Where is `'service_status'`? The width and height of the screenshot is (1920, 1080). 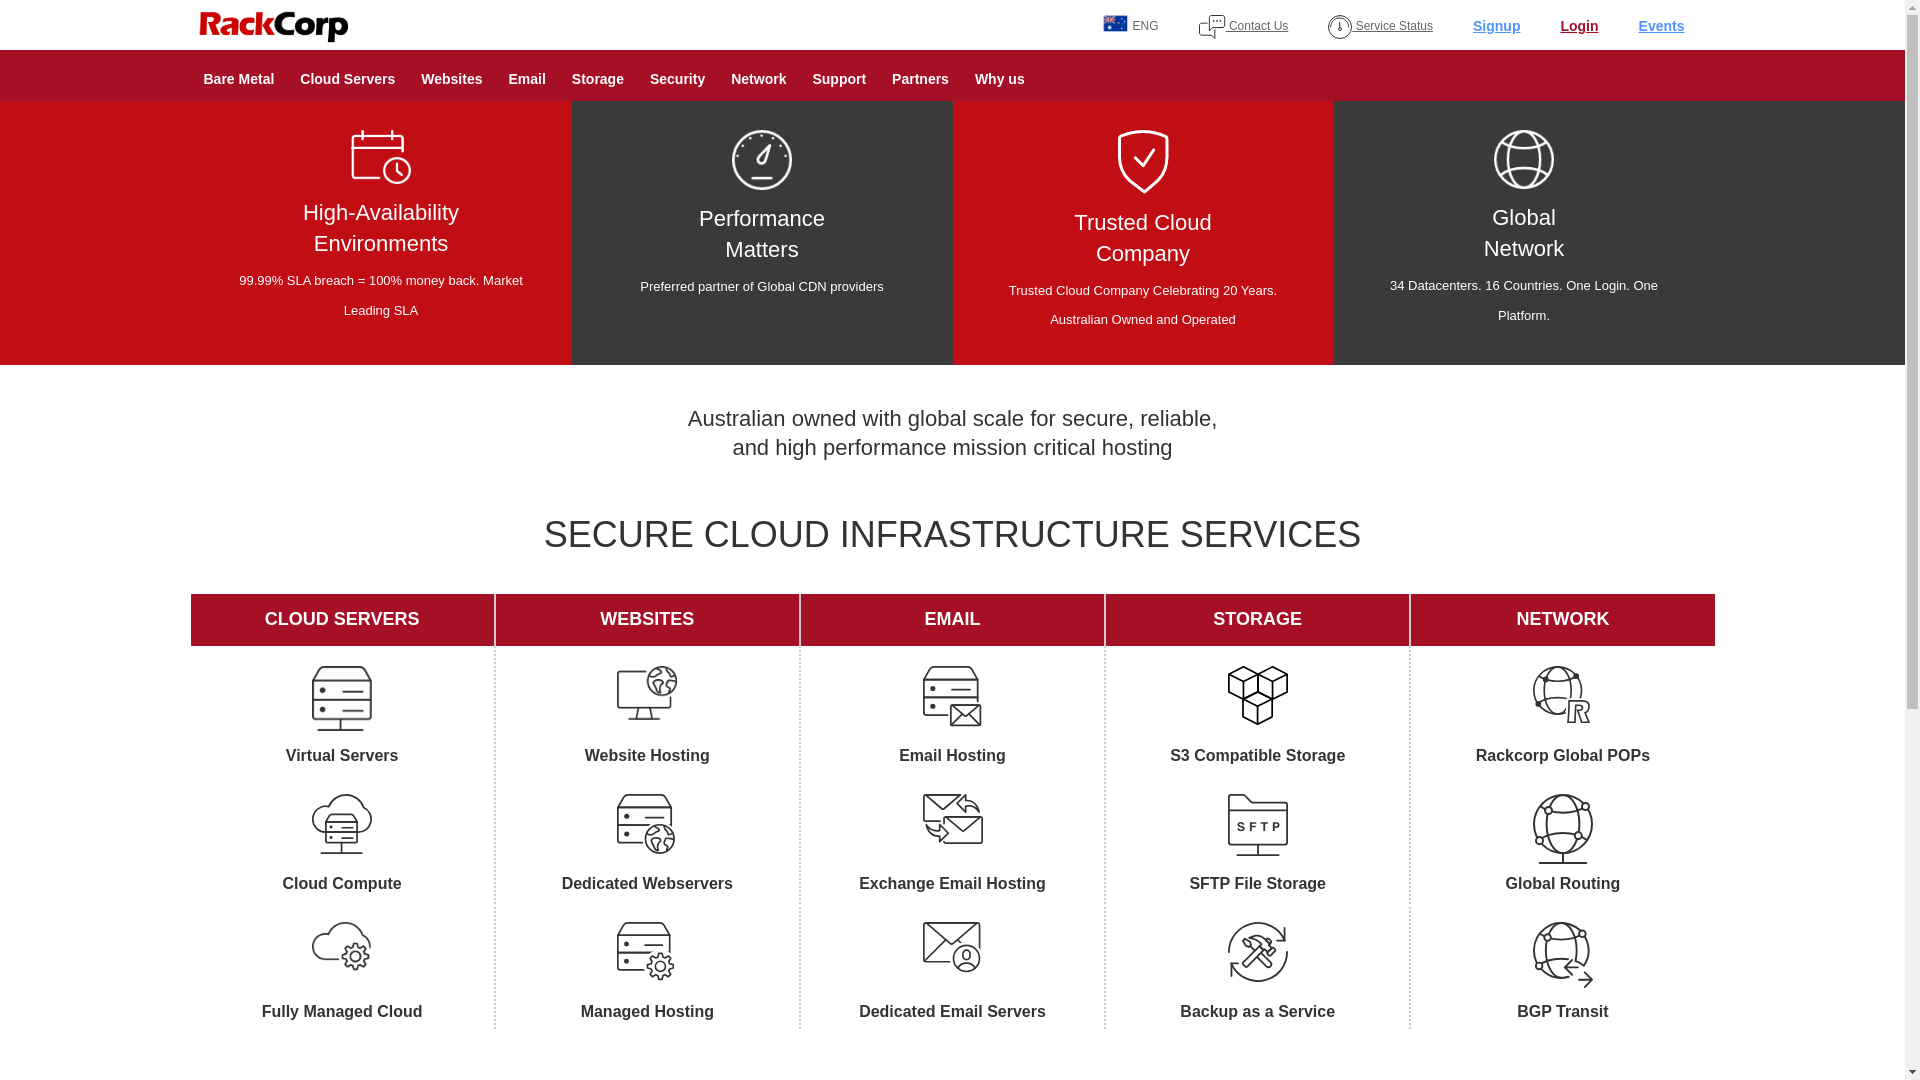
'service_status' is located at coordinates (1328, 27).